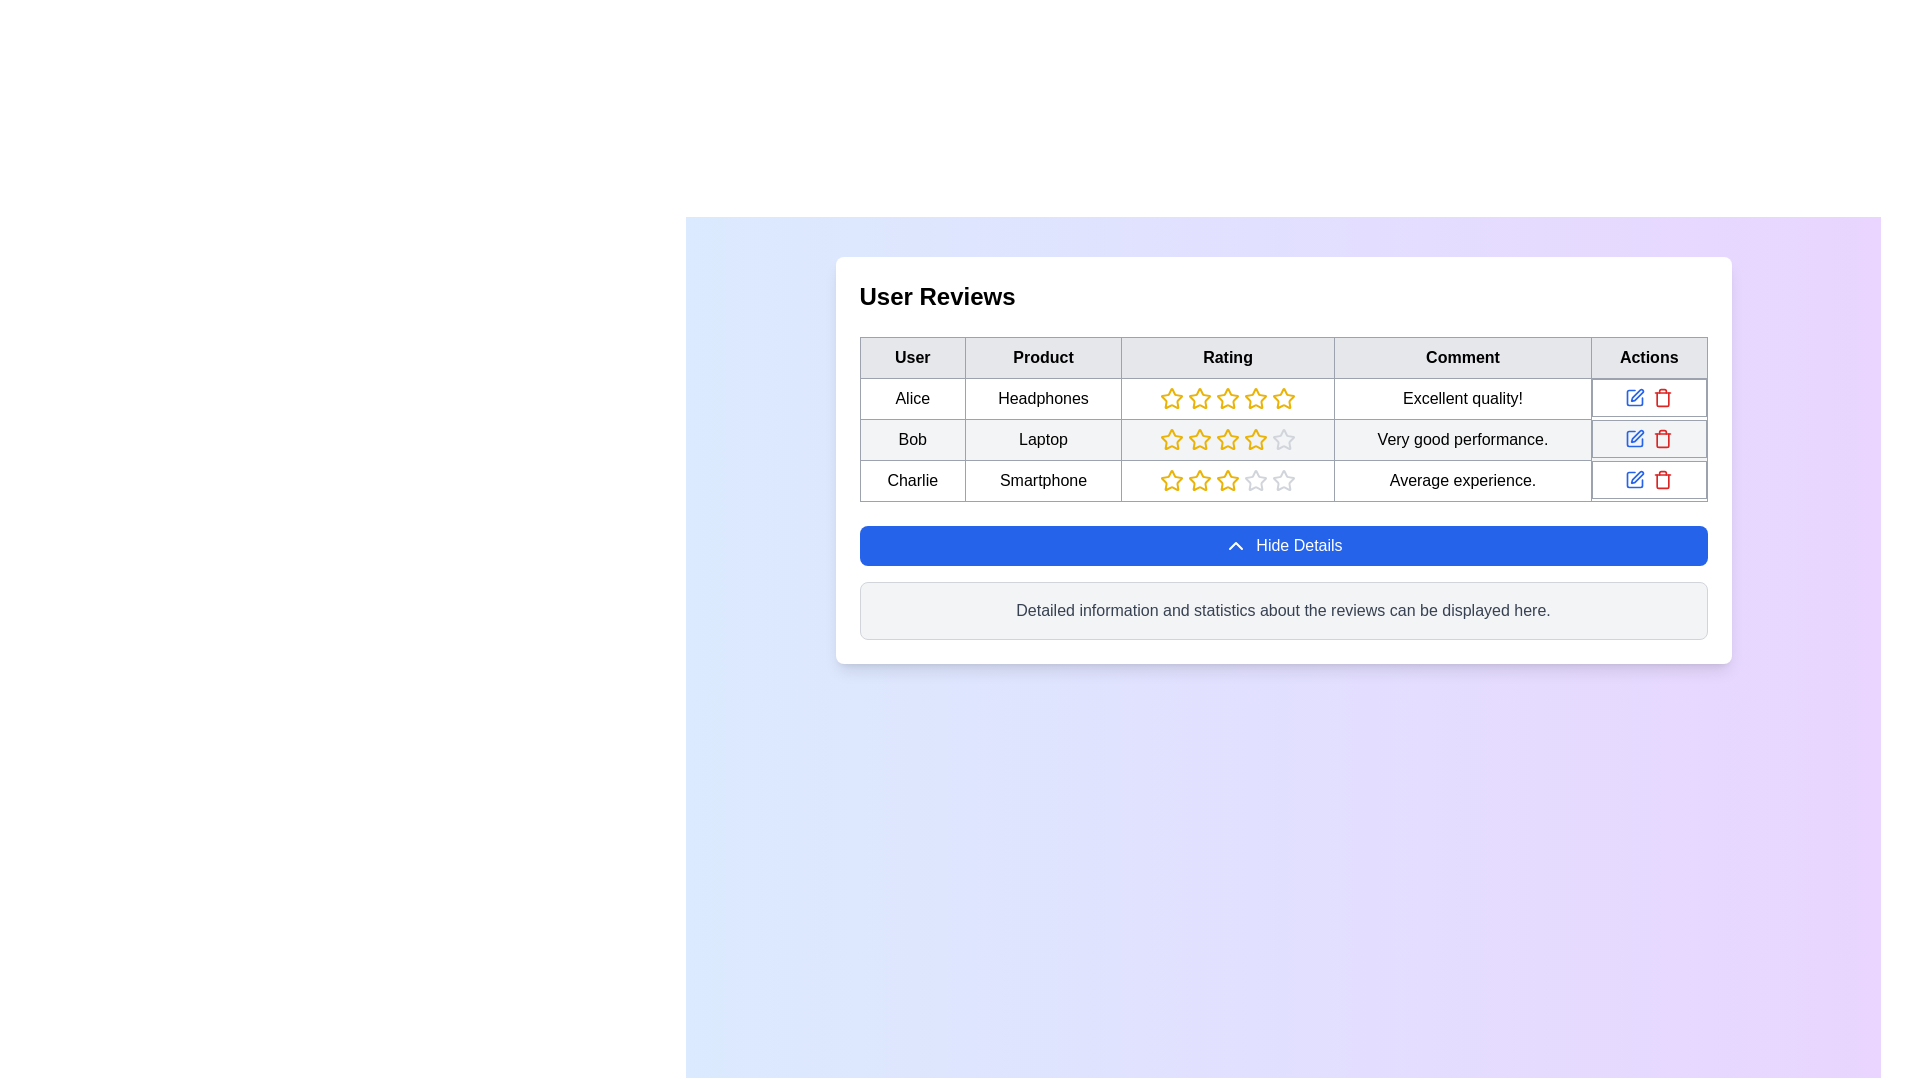 The height and width of the screenshot is (1080, 1920). Describe the element at coordinates (1255, 438) in the screenshot. I see `the fourth rating star icon in the 5-star rating system for the product 'Laptop' reviewed by 'Bob'` at that location.